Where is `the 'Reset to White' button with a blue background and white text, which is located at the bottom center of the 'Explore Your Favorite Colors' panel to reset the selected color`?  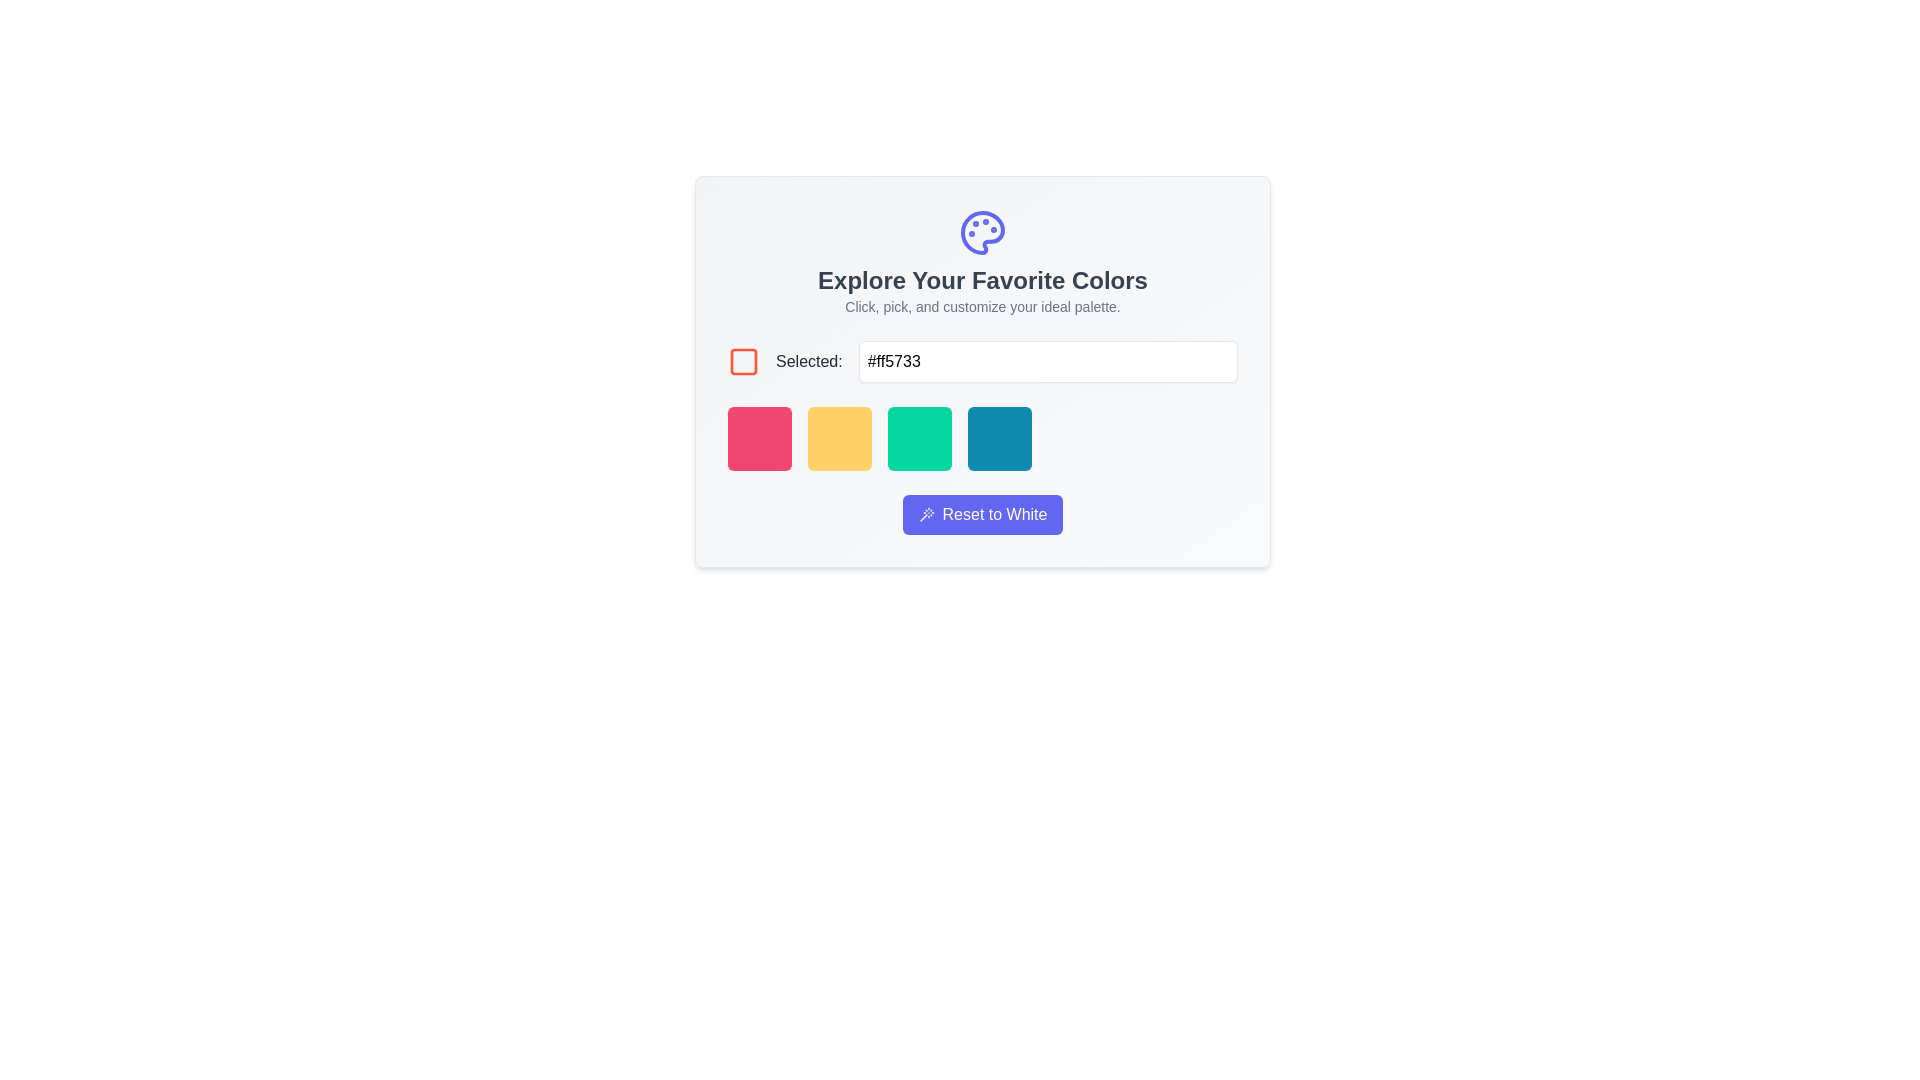
the 'Reset to White' button with a blue background and white text, which is located at the bottom center of the 'Explore Your Favorite Colors' panel to reset the selected color is located at coordinates (983, 514).